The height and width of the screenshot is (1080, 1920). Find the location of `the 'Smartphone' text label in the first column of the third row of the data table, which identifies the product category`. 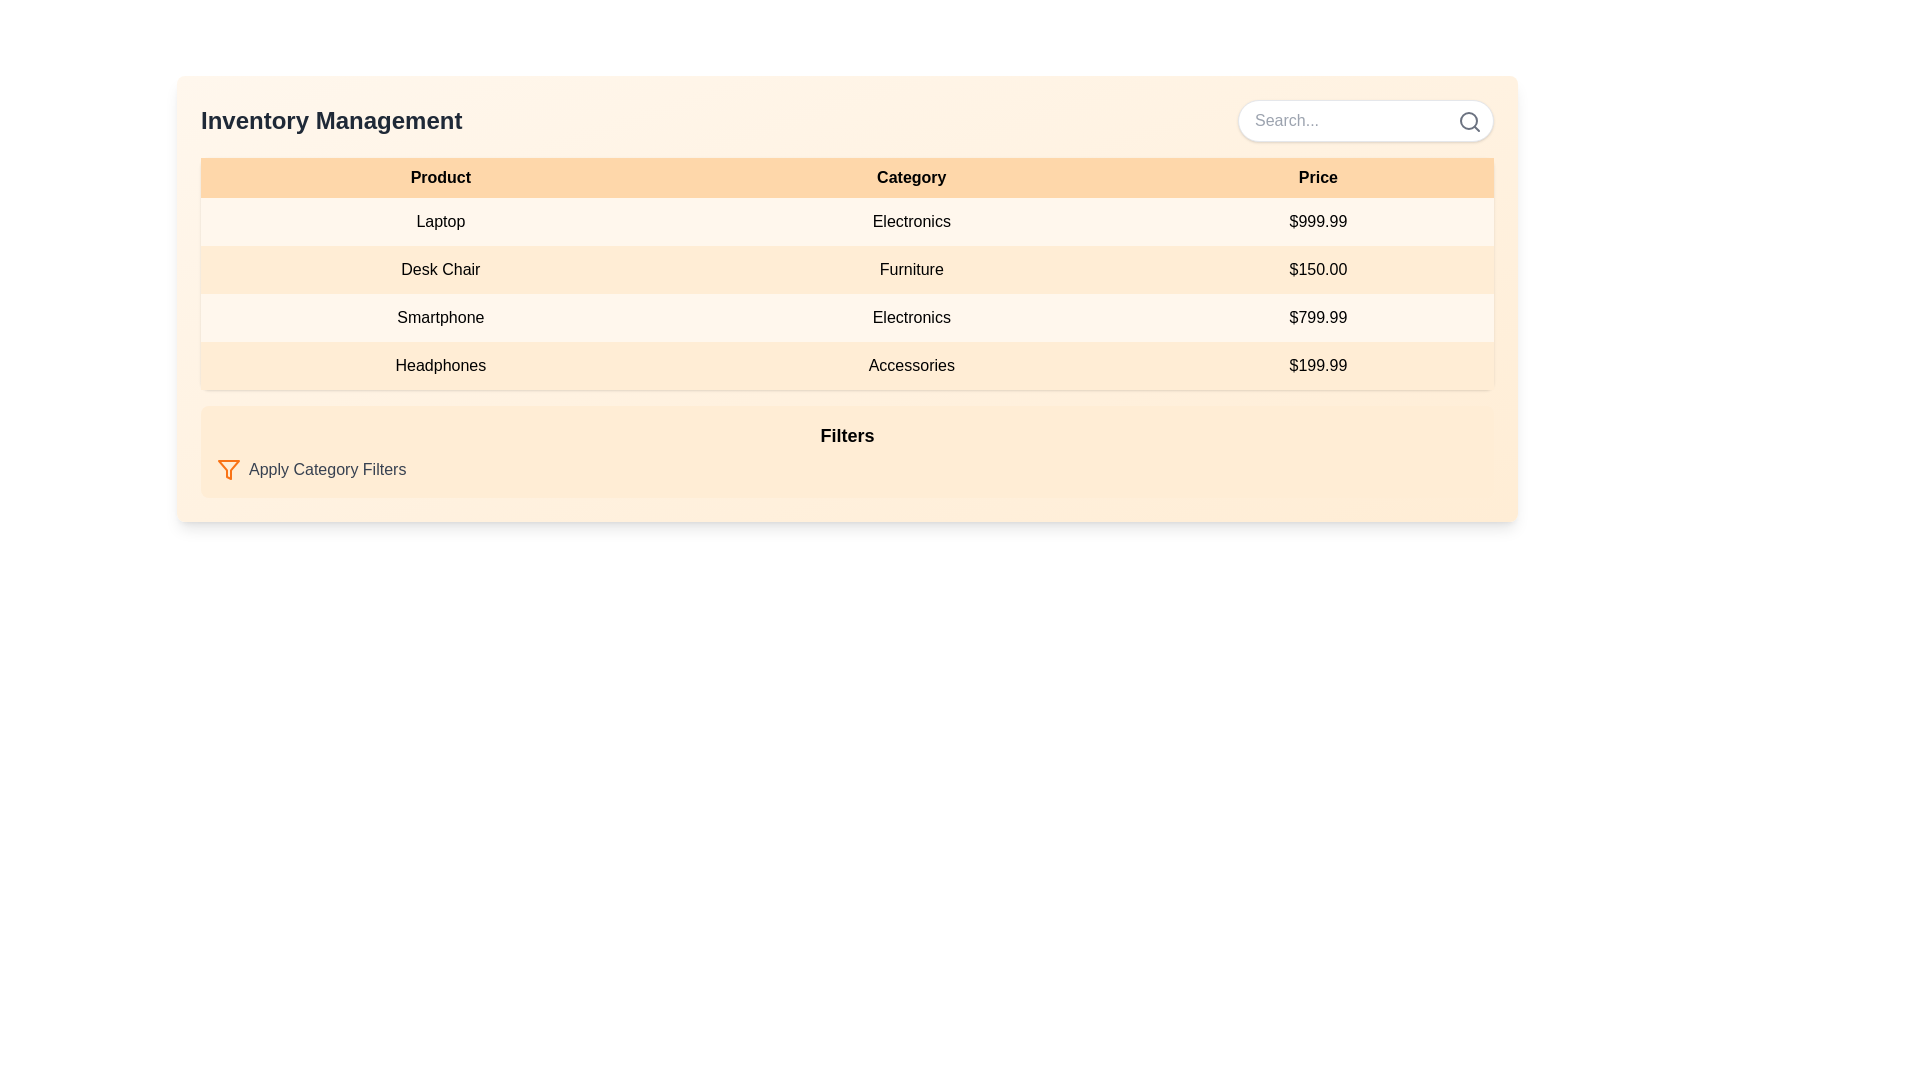

the 'Smartphone' text label in the first column of the third row of the data table, which identifies the product category is located at coordinates (439, 316).